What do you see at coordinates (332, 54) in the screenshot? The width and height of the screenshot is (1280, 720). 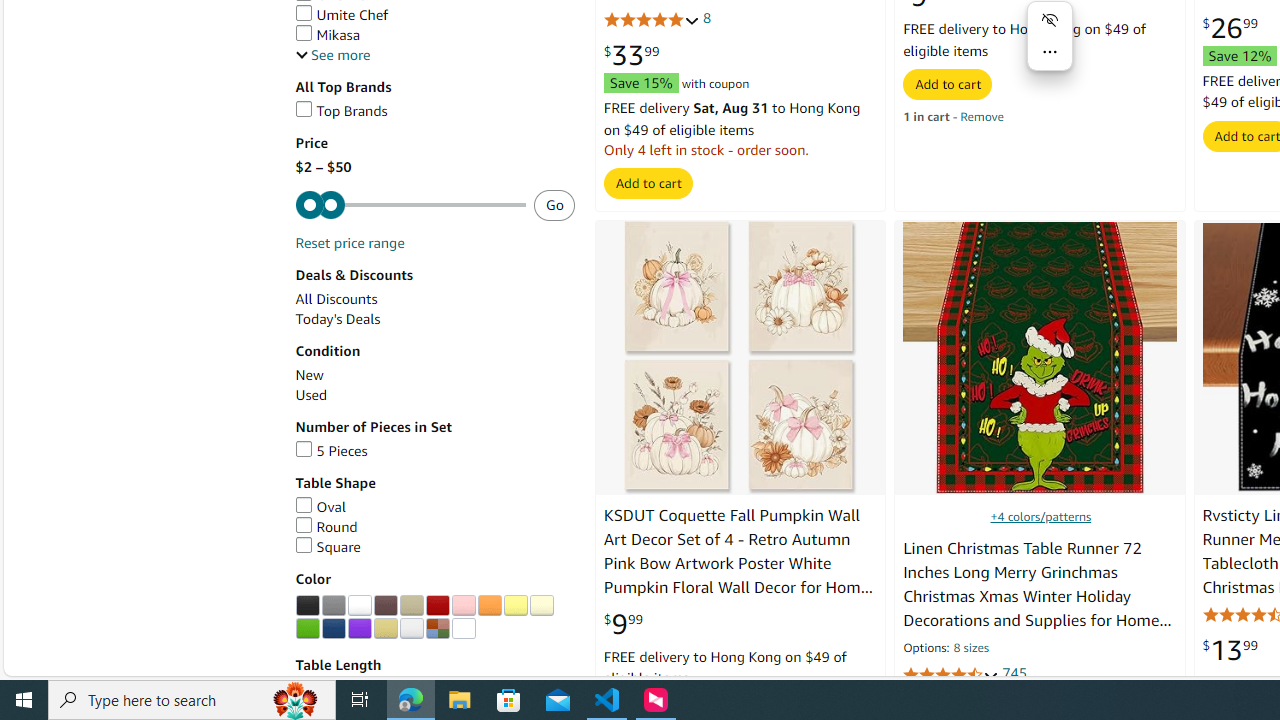 I see `'See more, Brands'` at bounding box center [332, 54].